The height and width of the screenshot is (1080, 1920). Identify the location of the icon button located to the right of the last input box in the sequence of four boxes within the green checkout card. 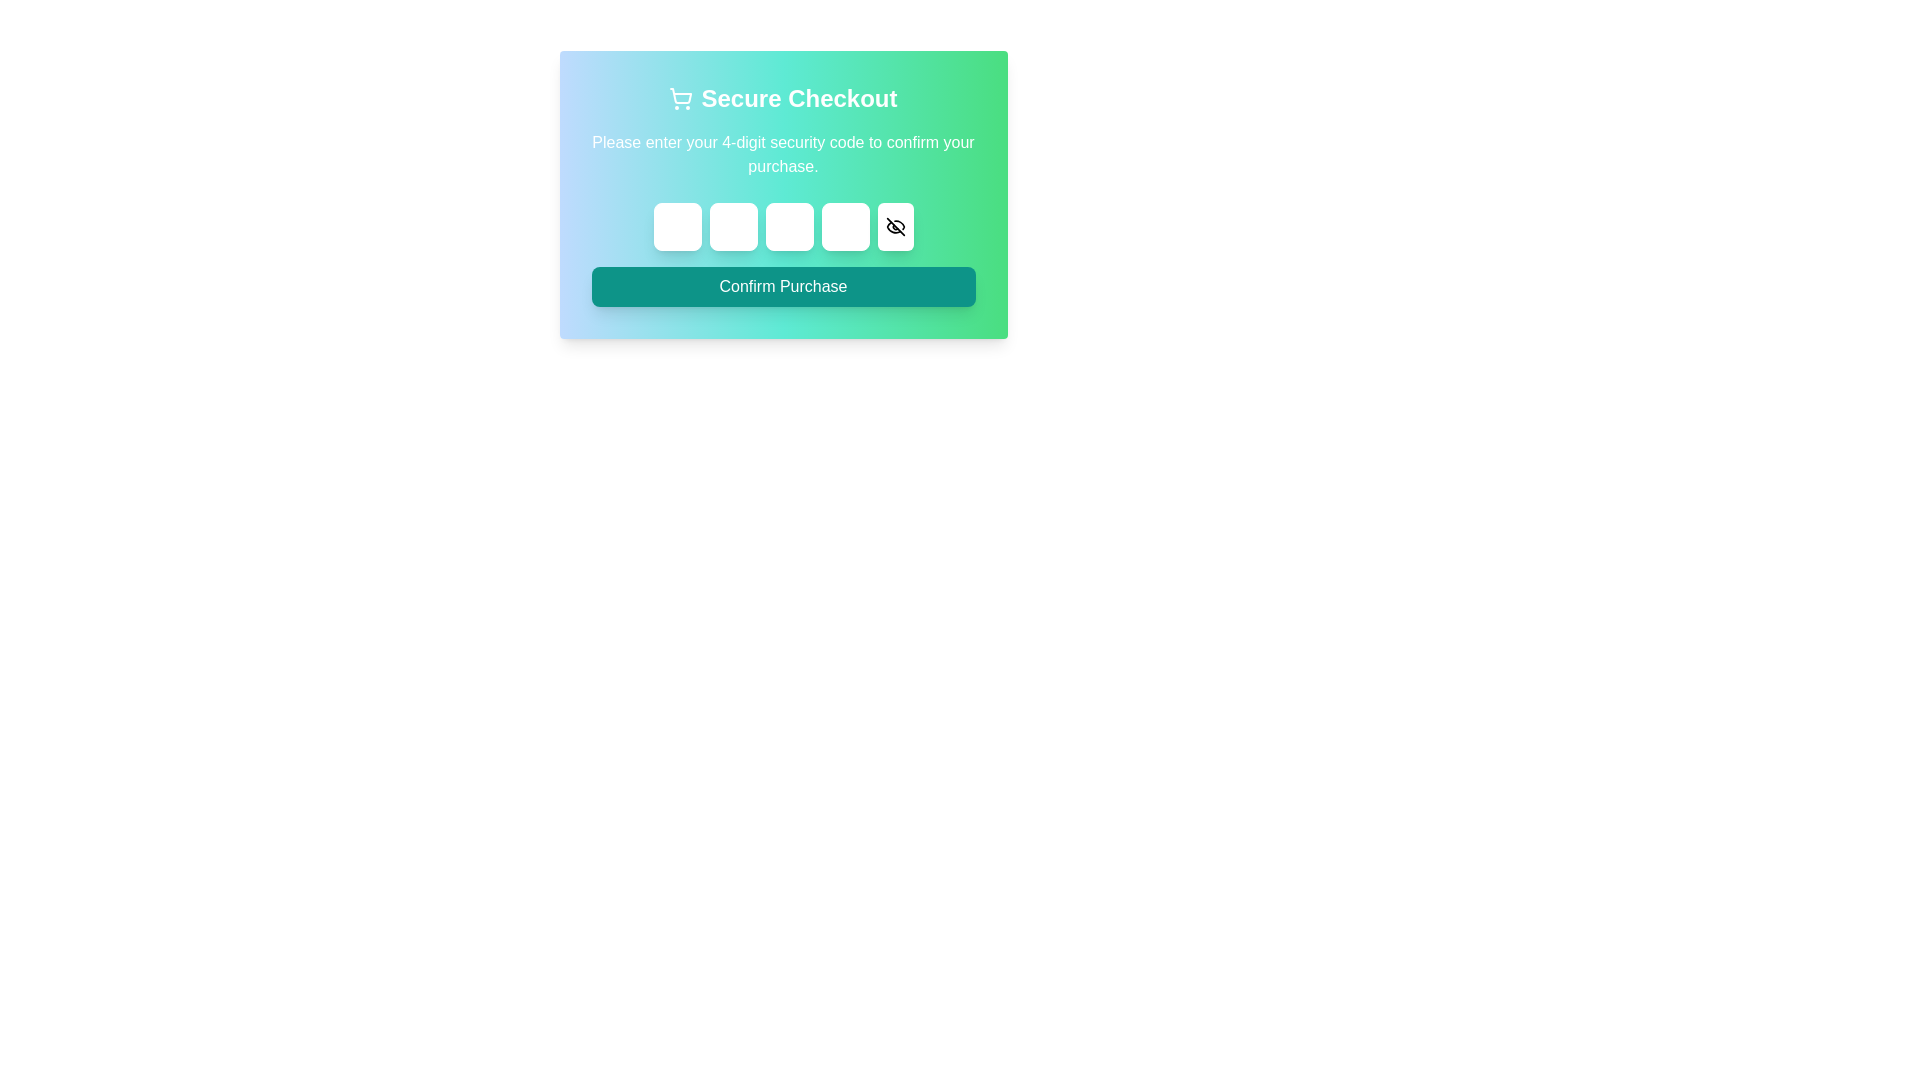
(894, 226).